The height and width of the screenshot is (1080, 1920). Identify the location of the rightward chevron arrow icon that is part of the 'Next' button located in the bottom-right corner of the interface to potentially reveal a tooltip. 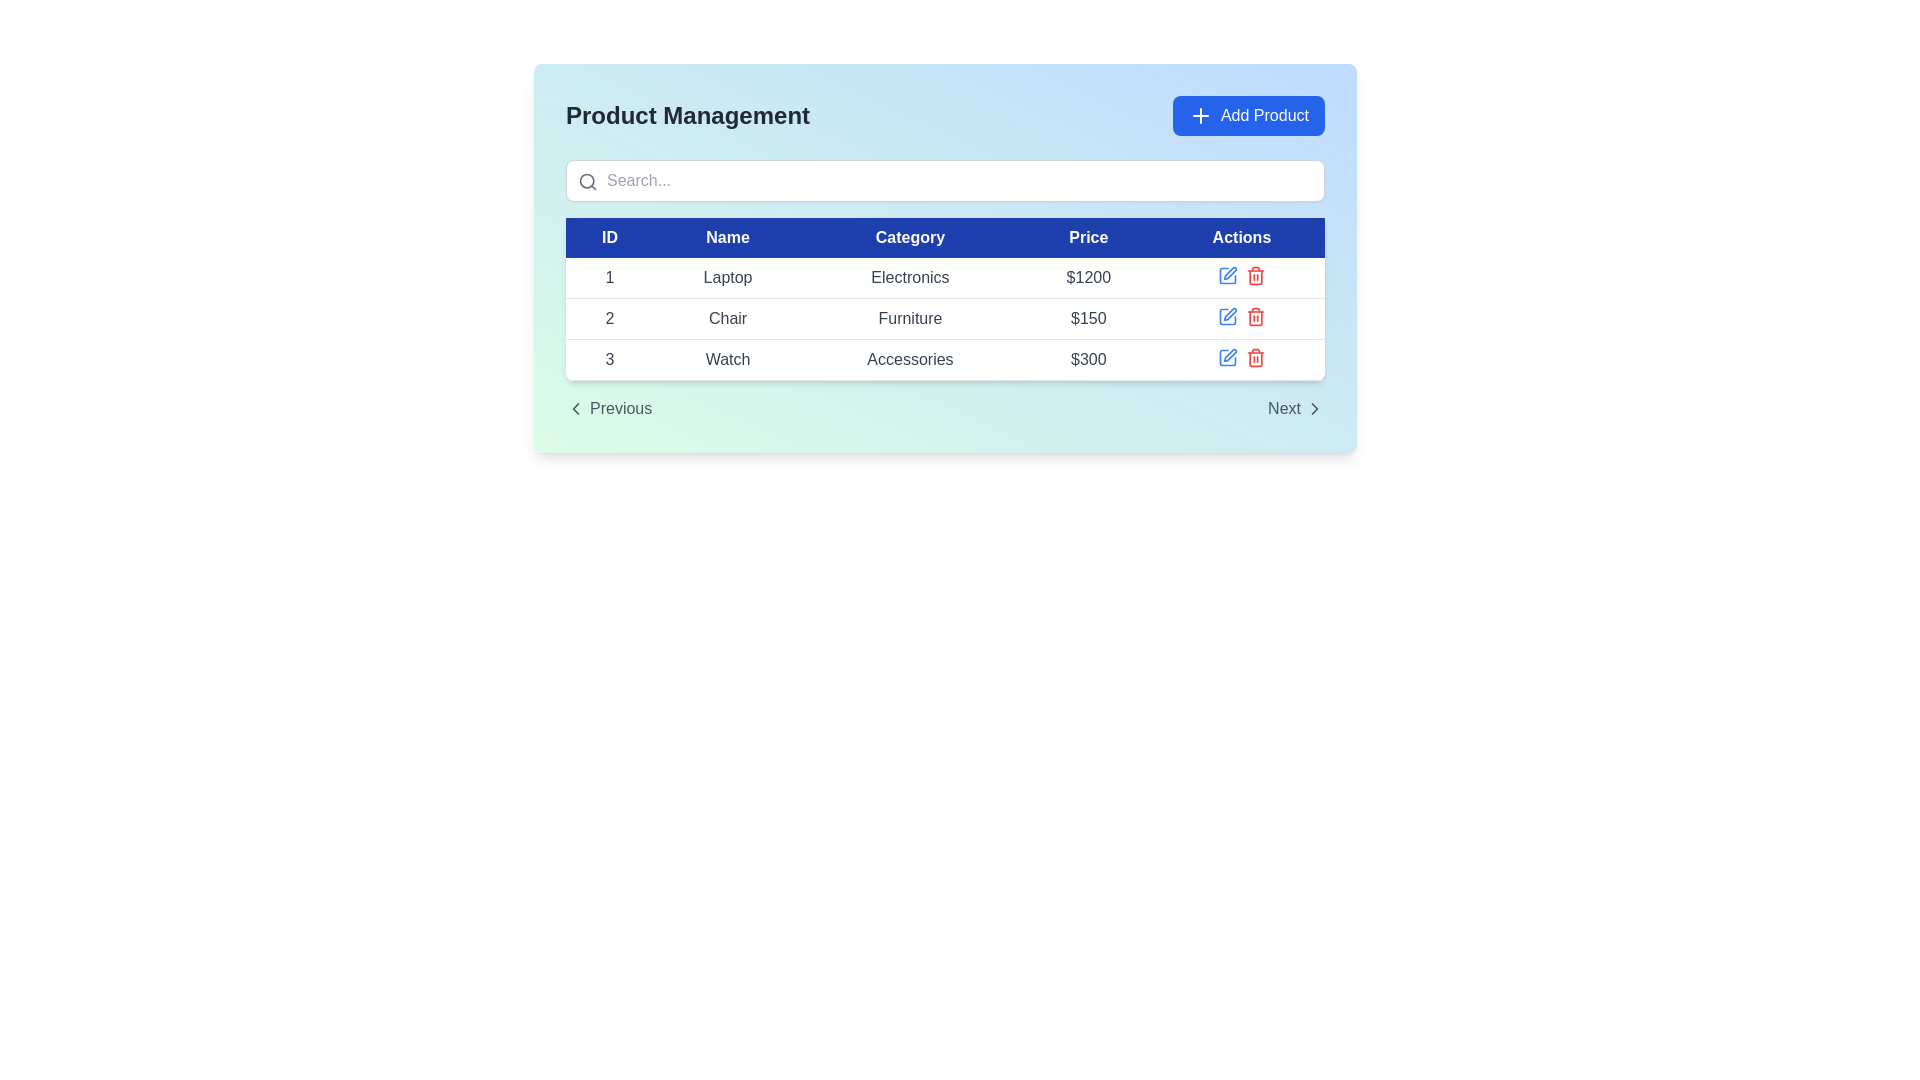
(1315, 407).